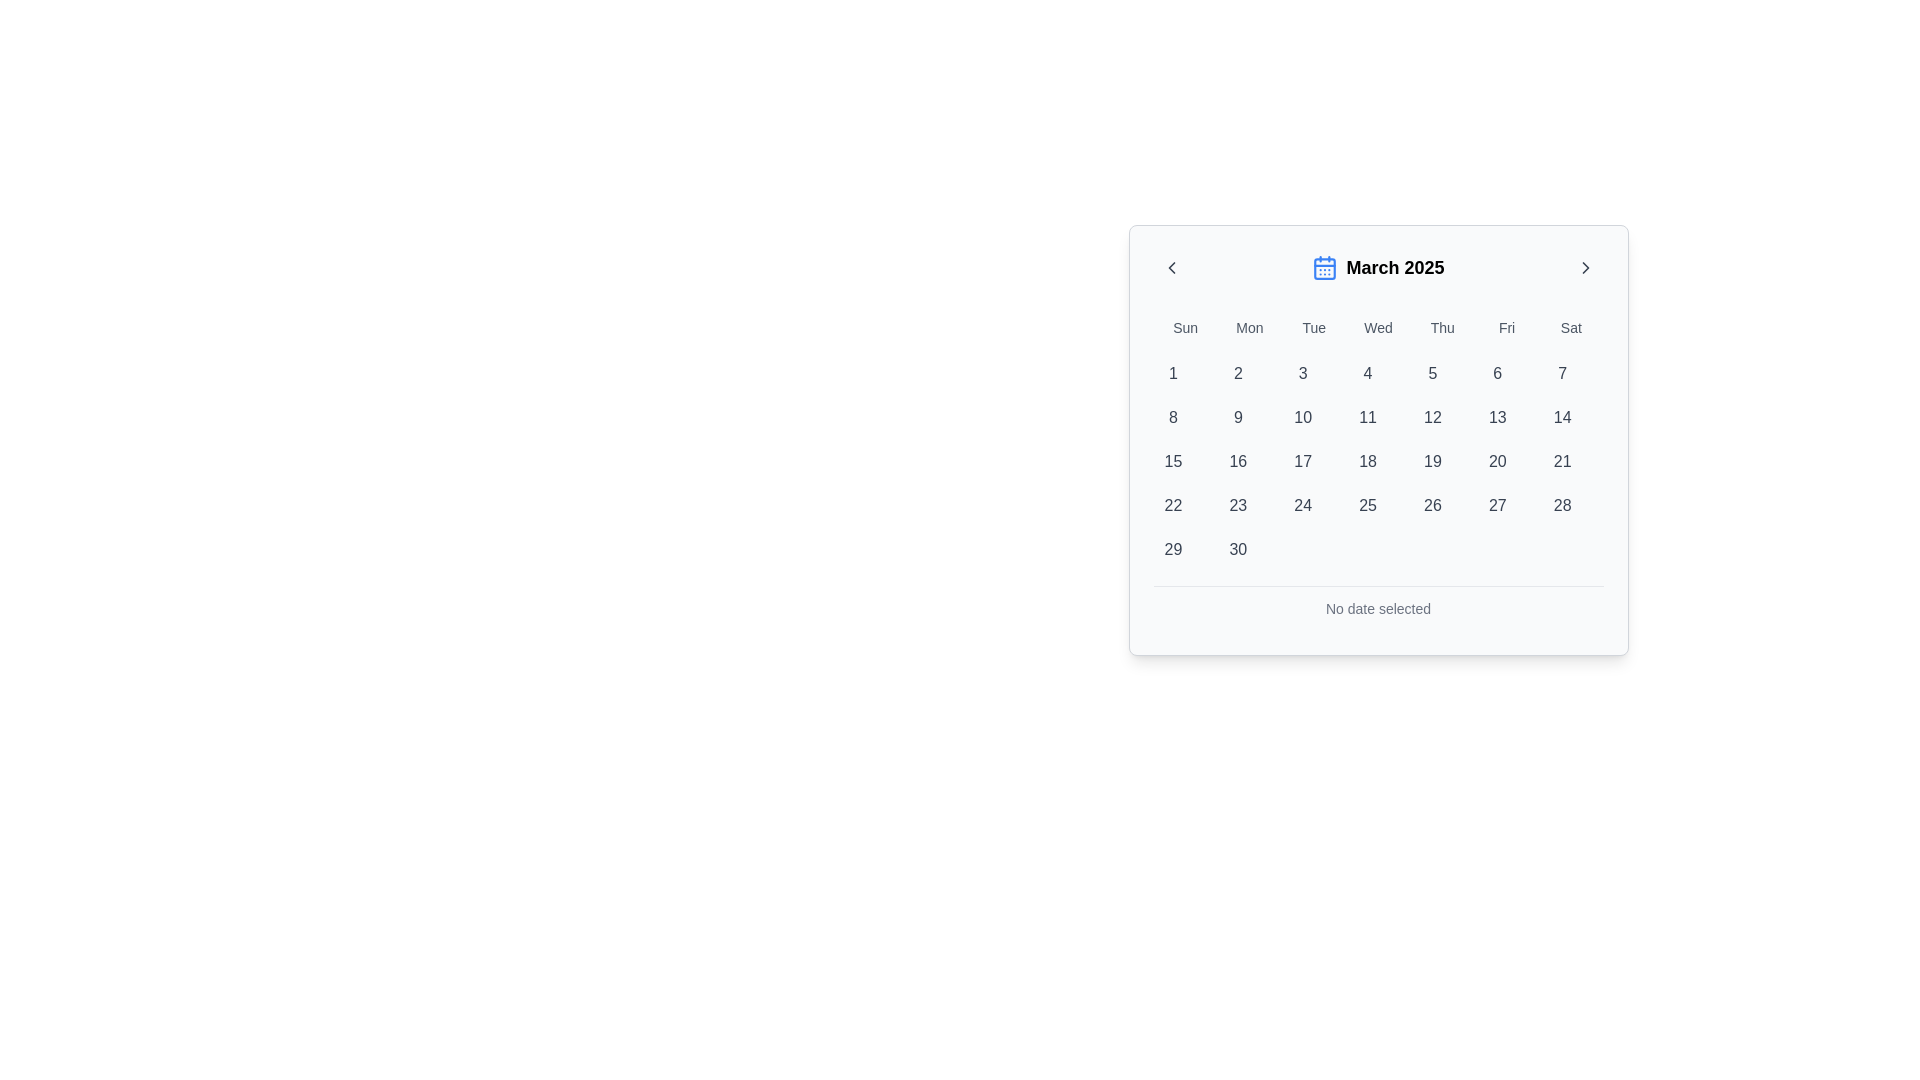 Image resolution: width=1920 pixels, height=1080 pixels. I want to click on the circular calendar button displaying '28' to observe the background highlight effect, so click(1561, 504).